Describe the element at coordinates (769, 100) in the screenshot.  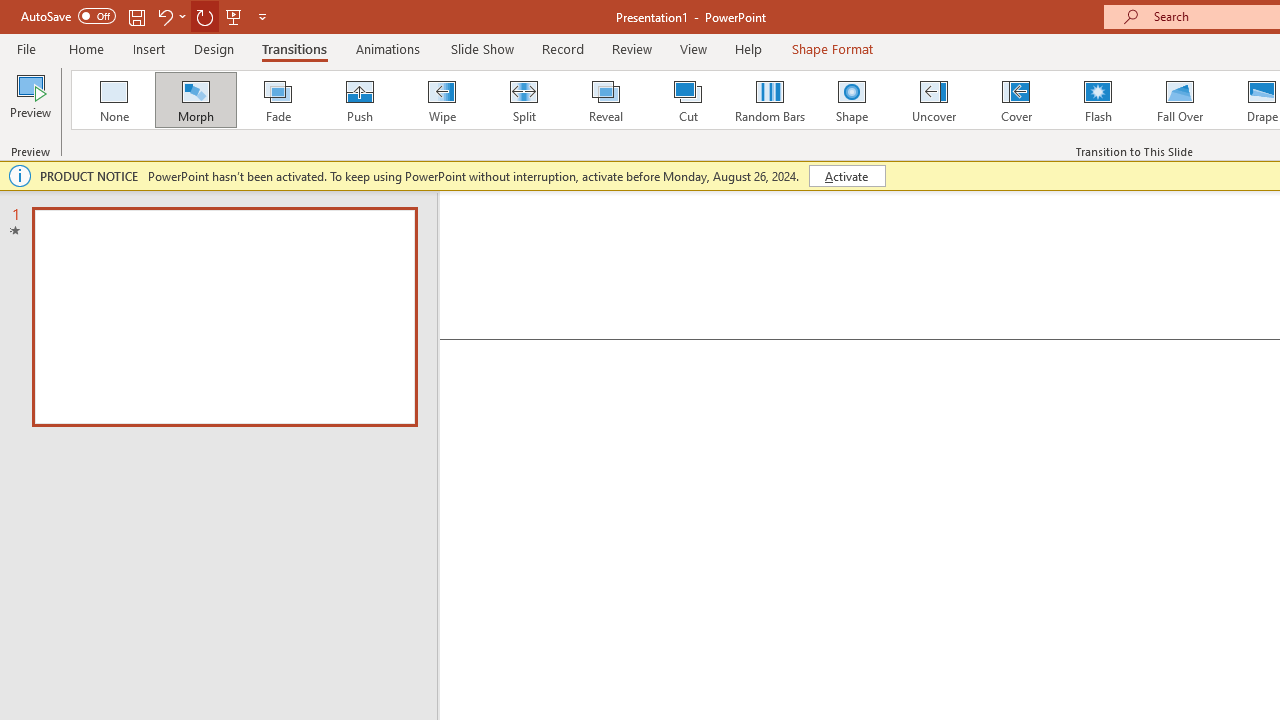
I see `'Random Bars'` at that location.